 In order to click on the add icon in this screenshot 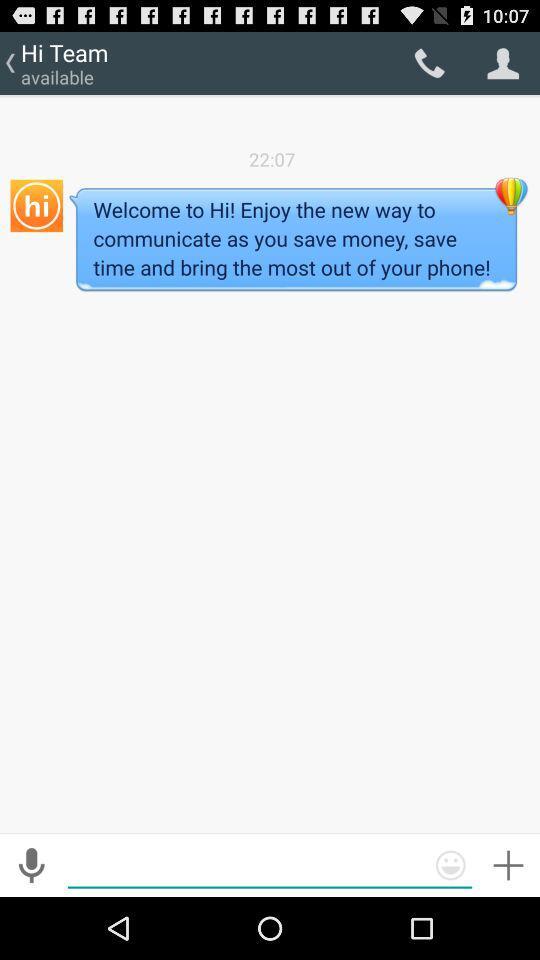, I will do `click(508, 926)`.